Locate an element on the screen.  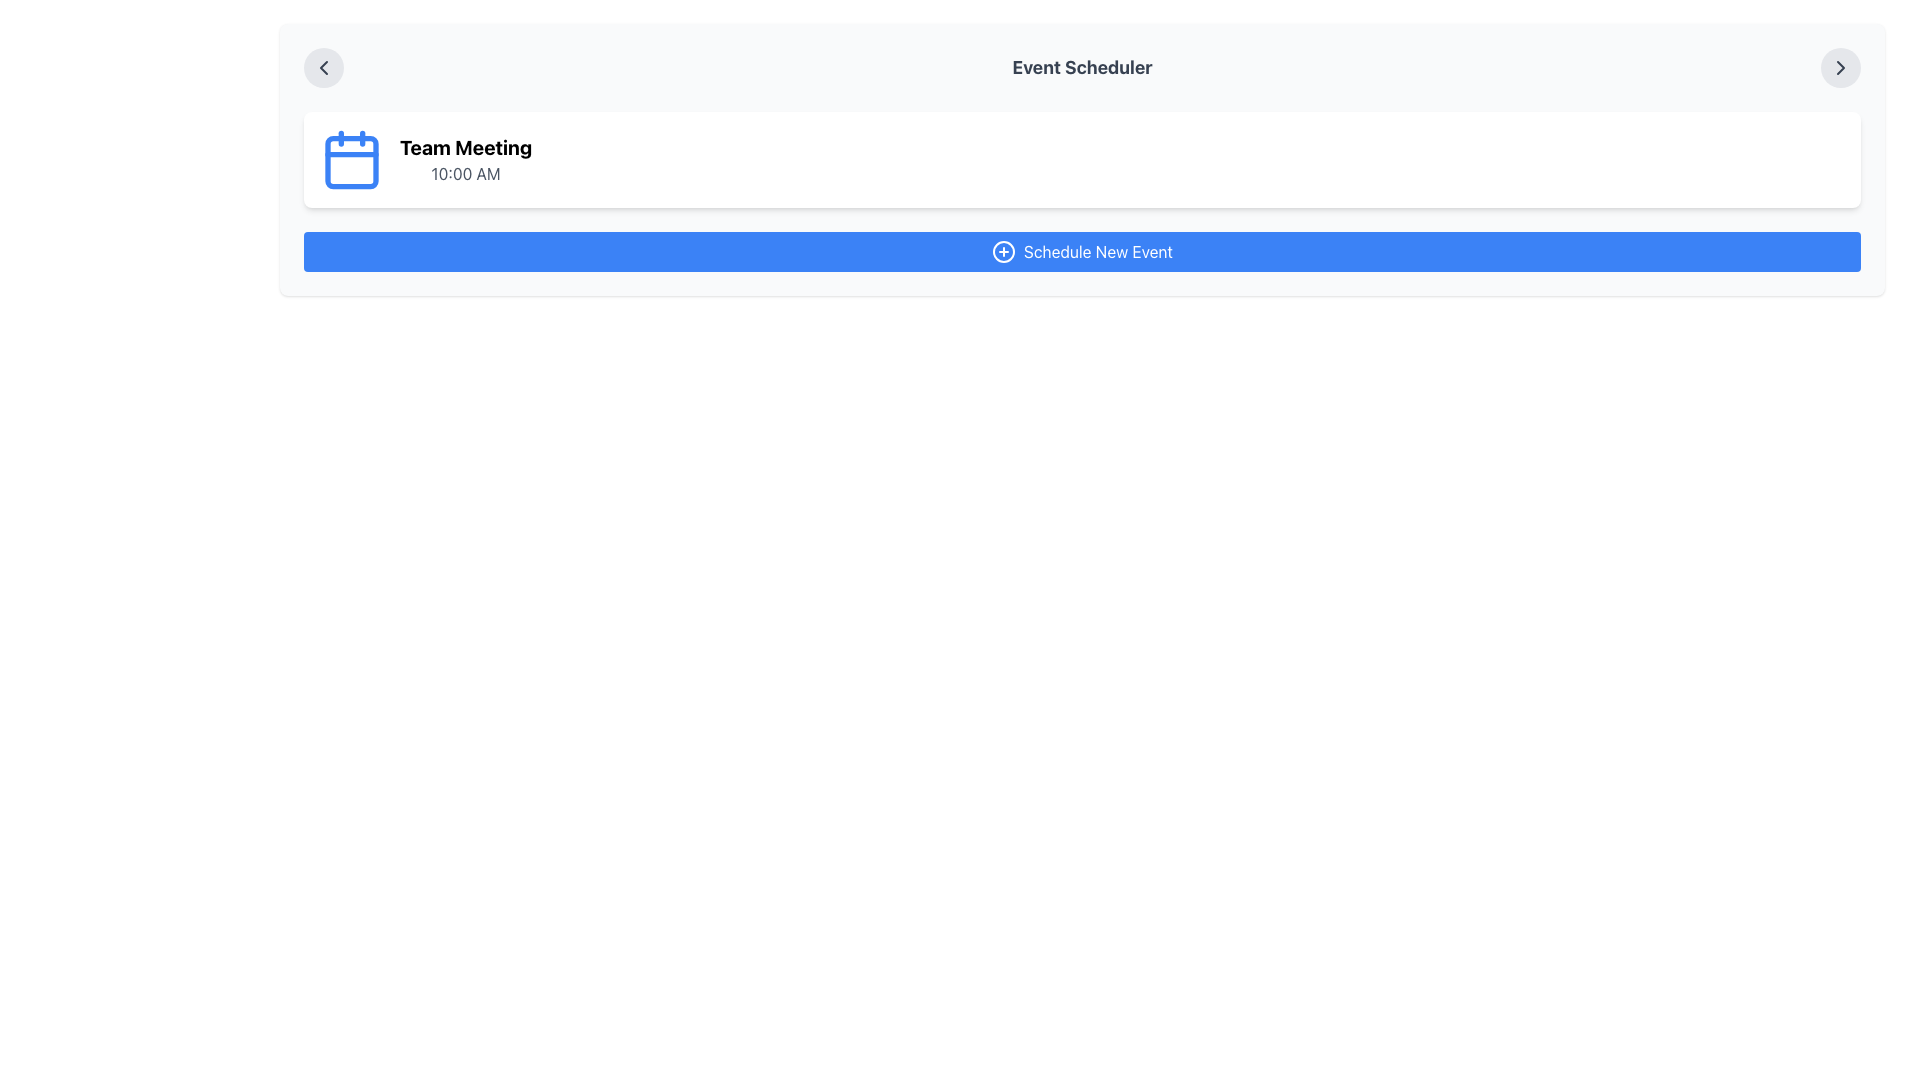
the forward arrow icon located in the top-right corner of the interface, inside a rounded button in the header section is located at coordinates (1840, 67).